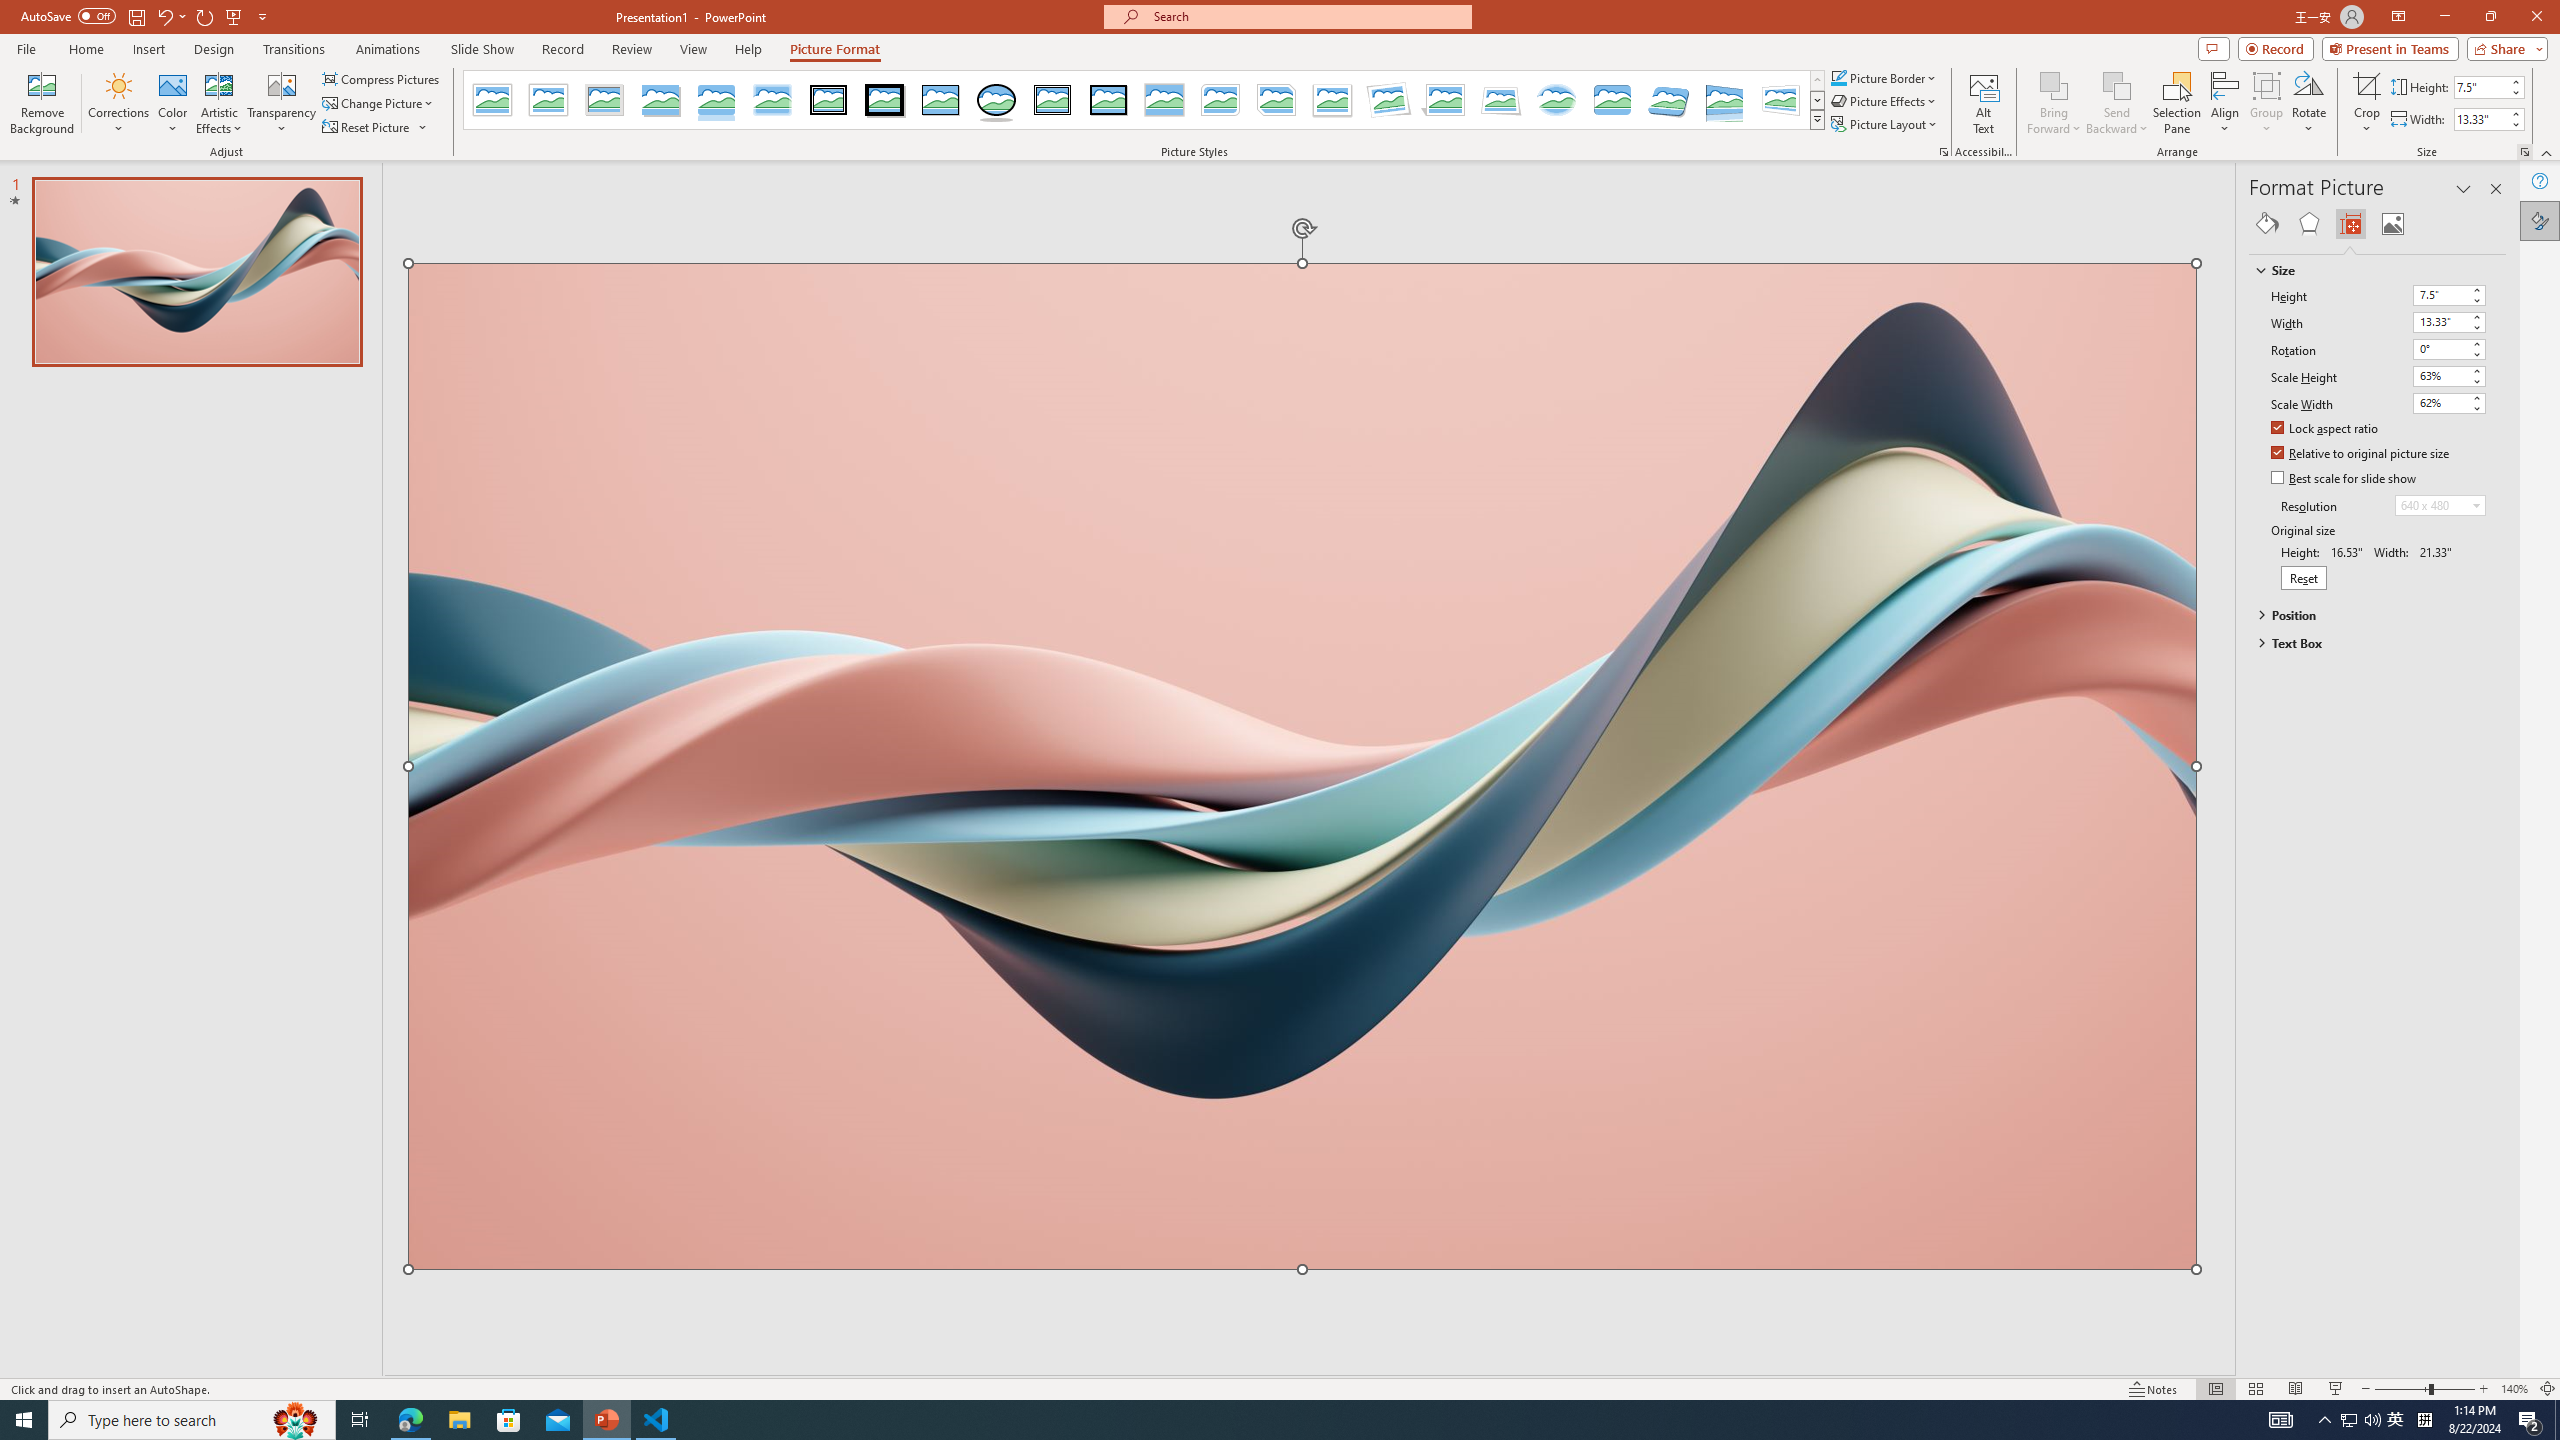 Image resolution: width=2560 pixels, height=1440 pixels. What do you see at coordinates (2523, 150) in the screenshot?
I see `'Size and Position...'` at bounding box center [2523, 150].